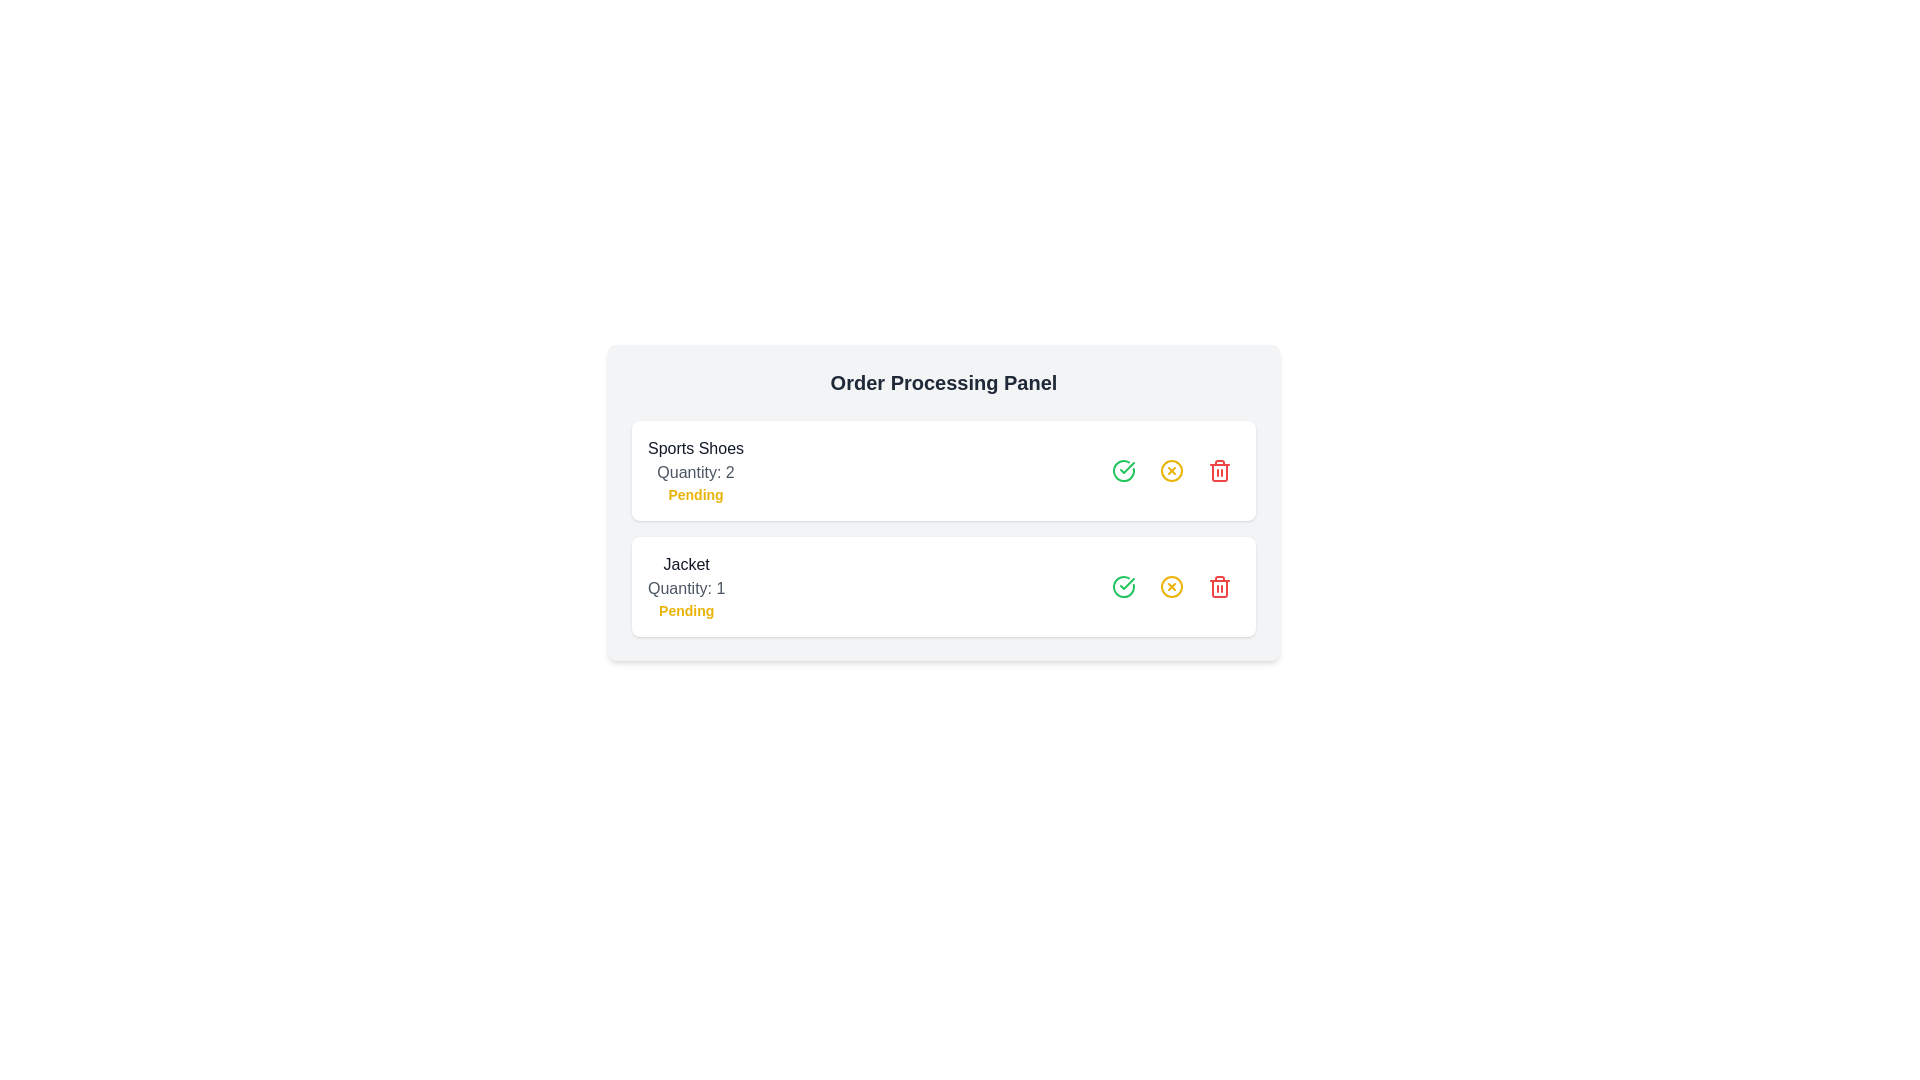 This screenshot has width=1920, height=1080. I want to click on the green circular checkmark icon button in the Order Processing Panel for the second order labeled 'Jacket', so click(1127, 467).